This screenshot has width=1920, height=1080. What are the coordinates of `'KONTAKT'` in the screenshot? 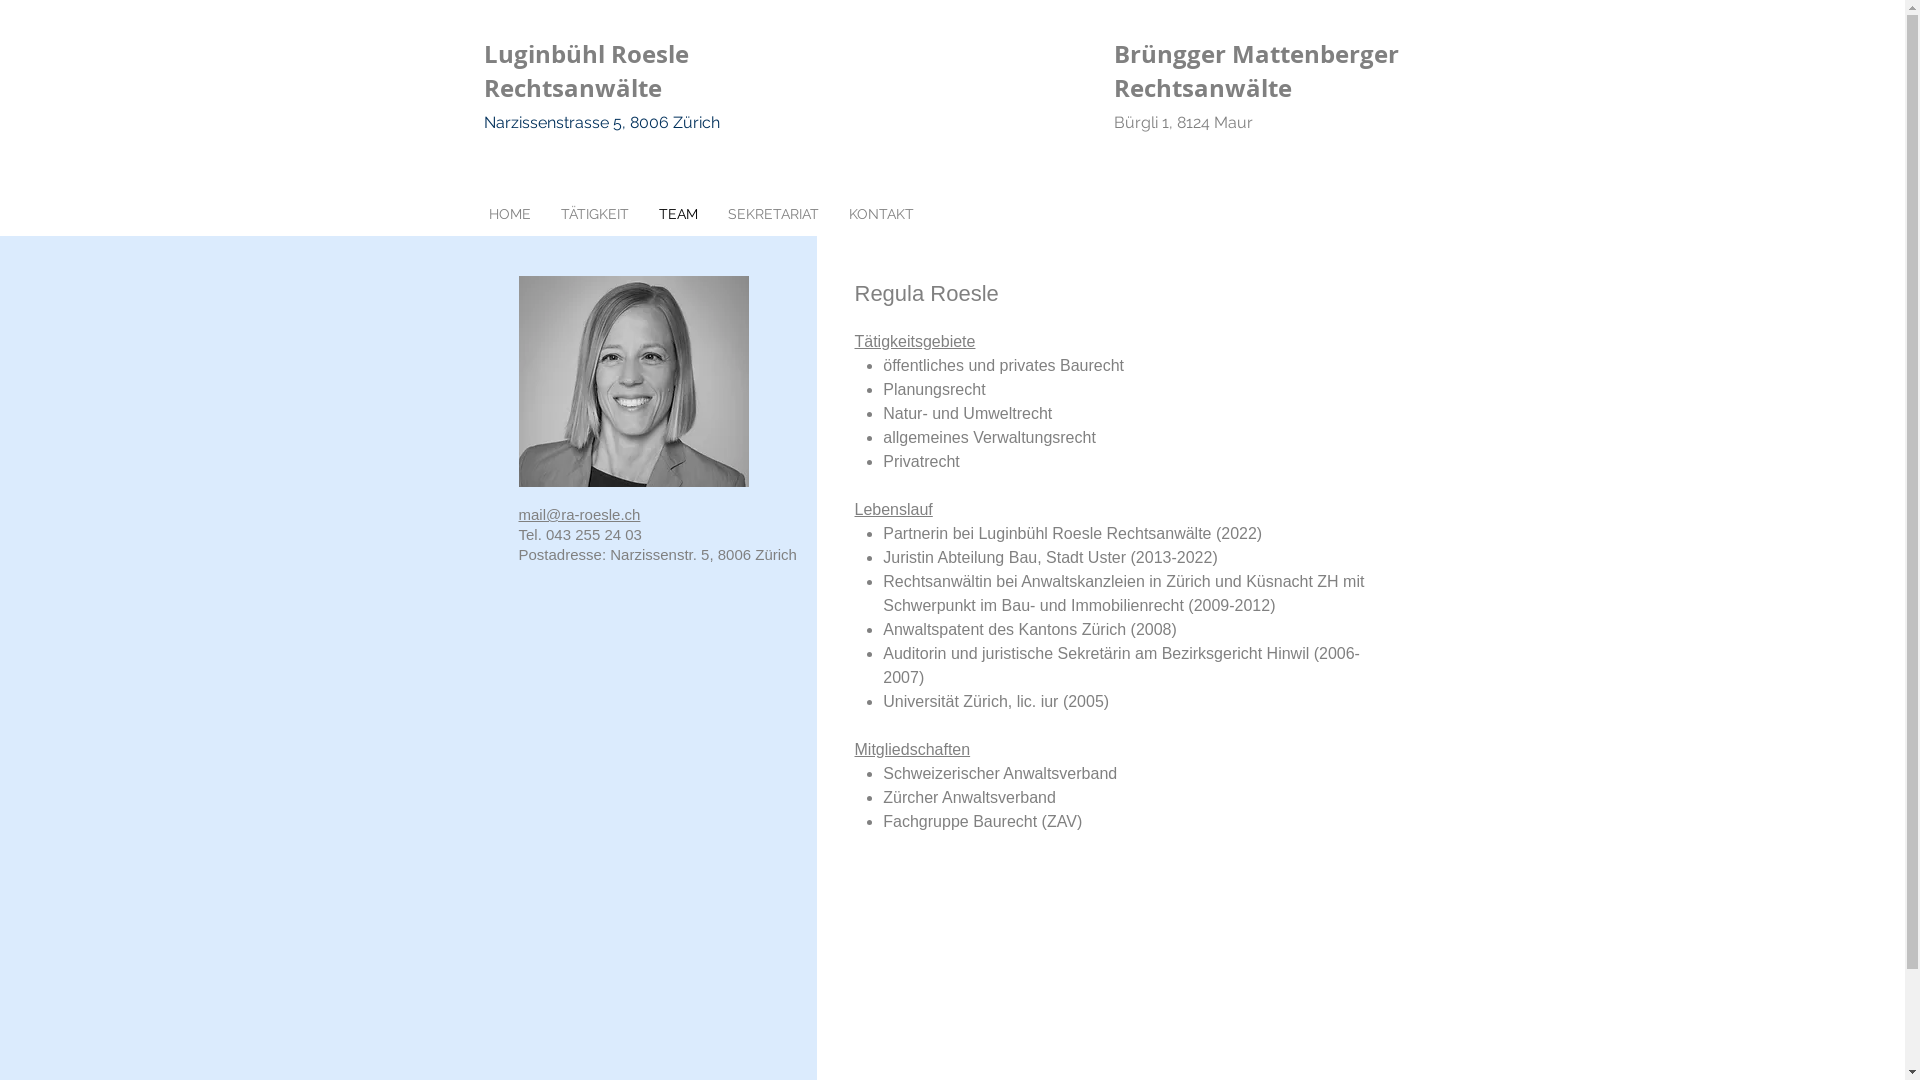 It's located at (880, 213).